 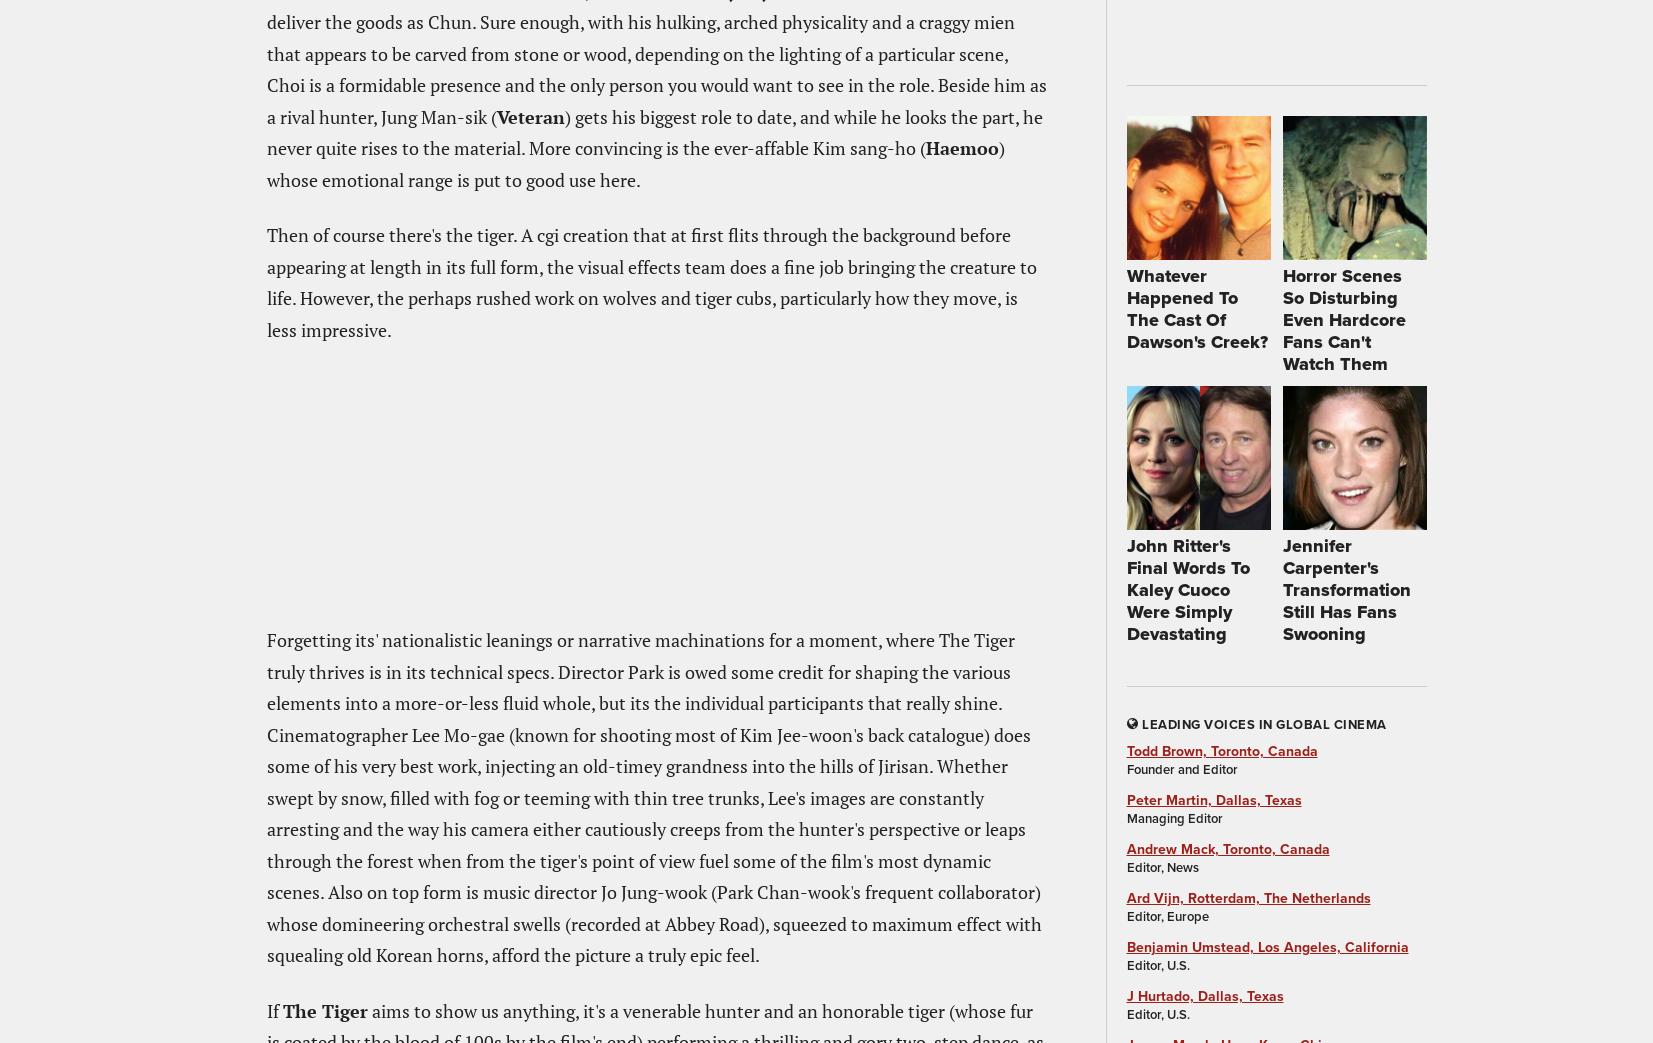 What do you see at coordinates (1227, 848) in the screenshot?
I see `'Andrew Mack, Toronto, Canada'` at bounding box center [1227, 848].